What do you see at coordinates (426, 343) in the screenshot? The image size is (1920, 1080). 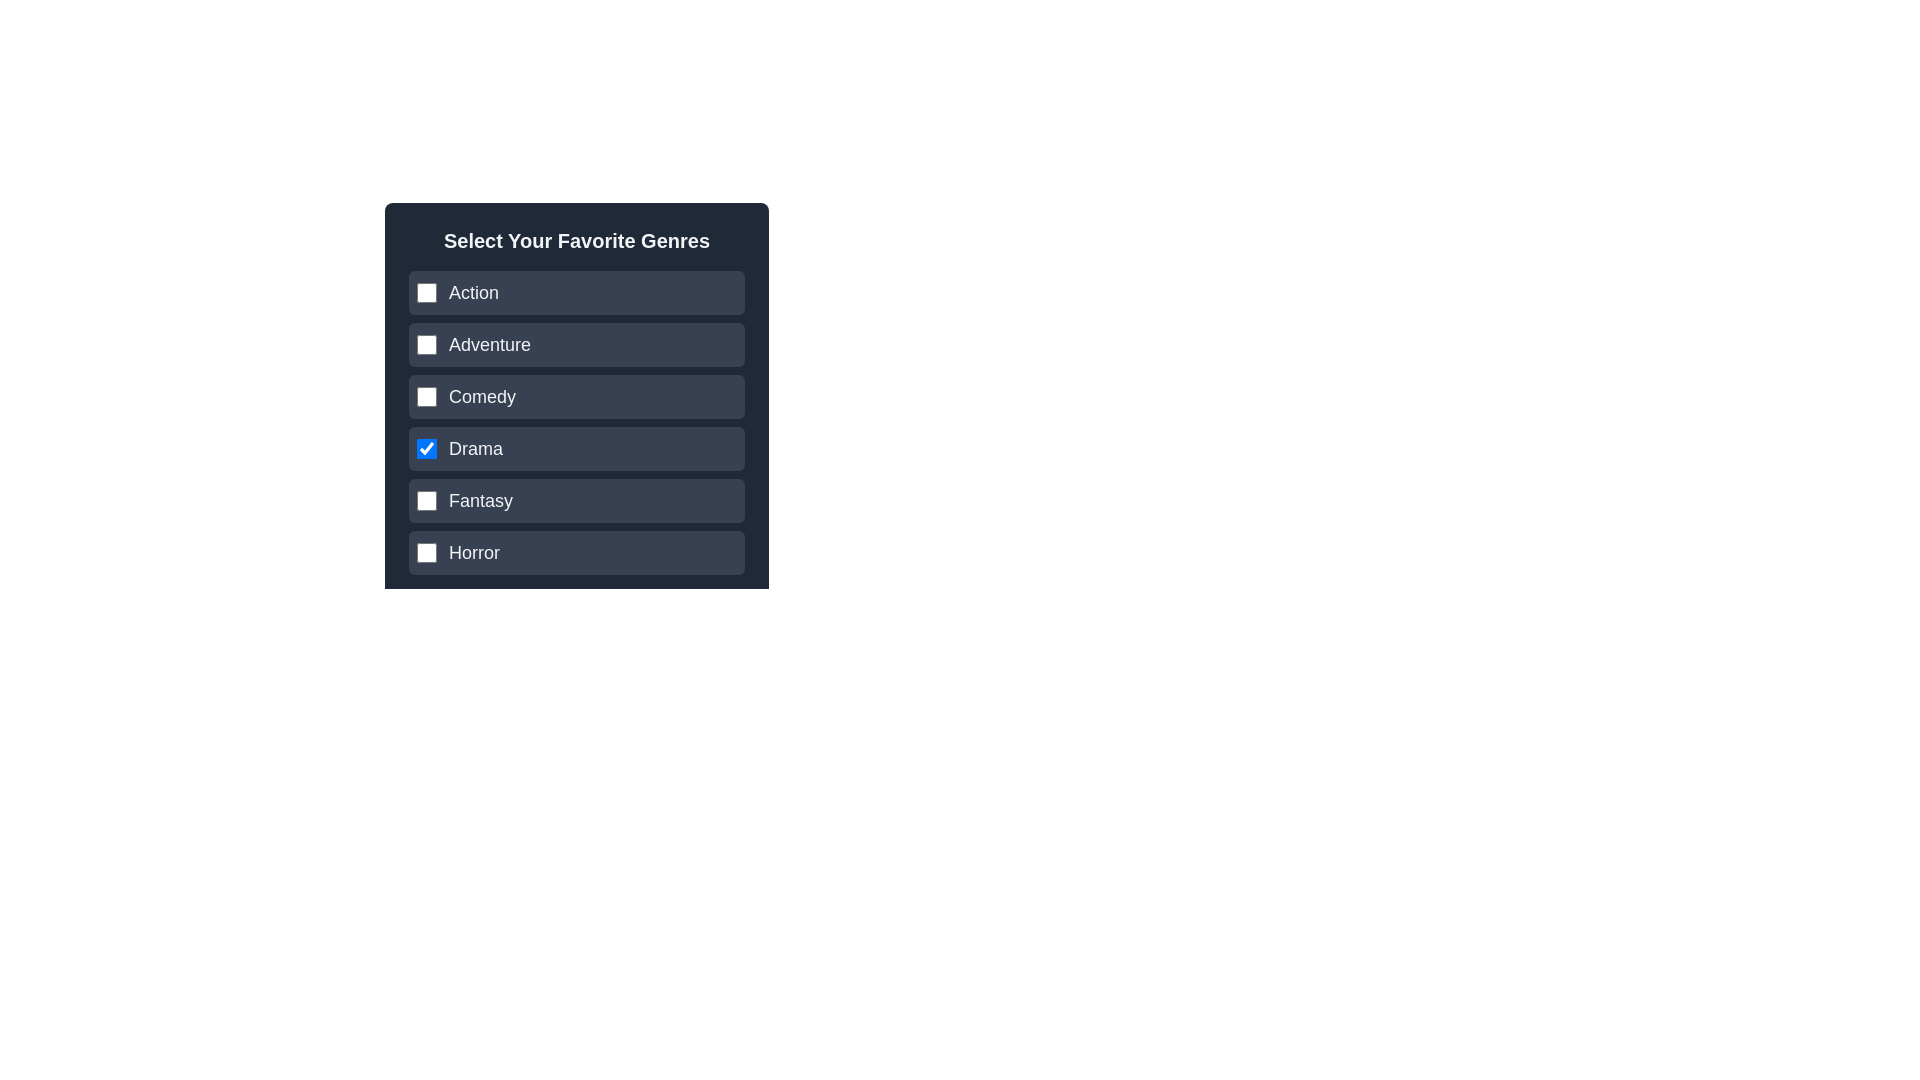 I see `the checkbox next to the text 'Adventure'` at bounding box center [426, 343].